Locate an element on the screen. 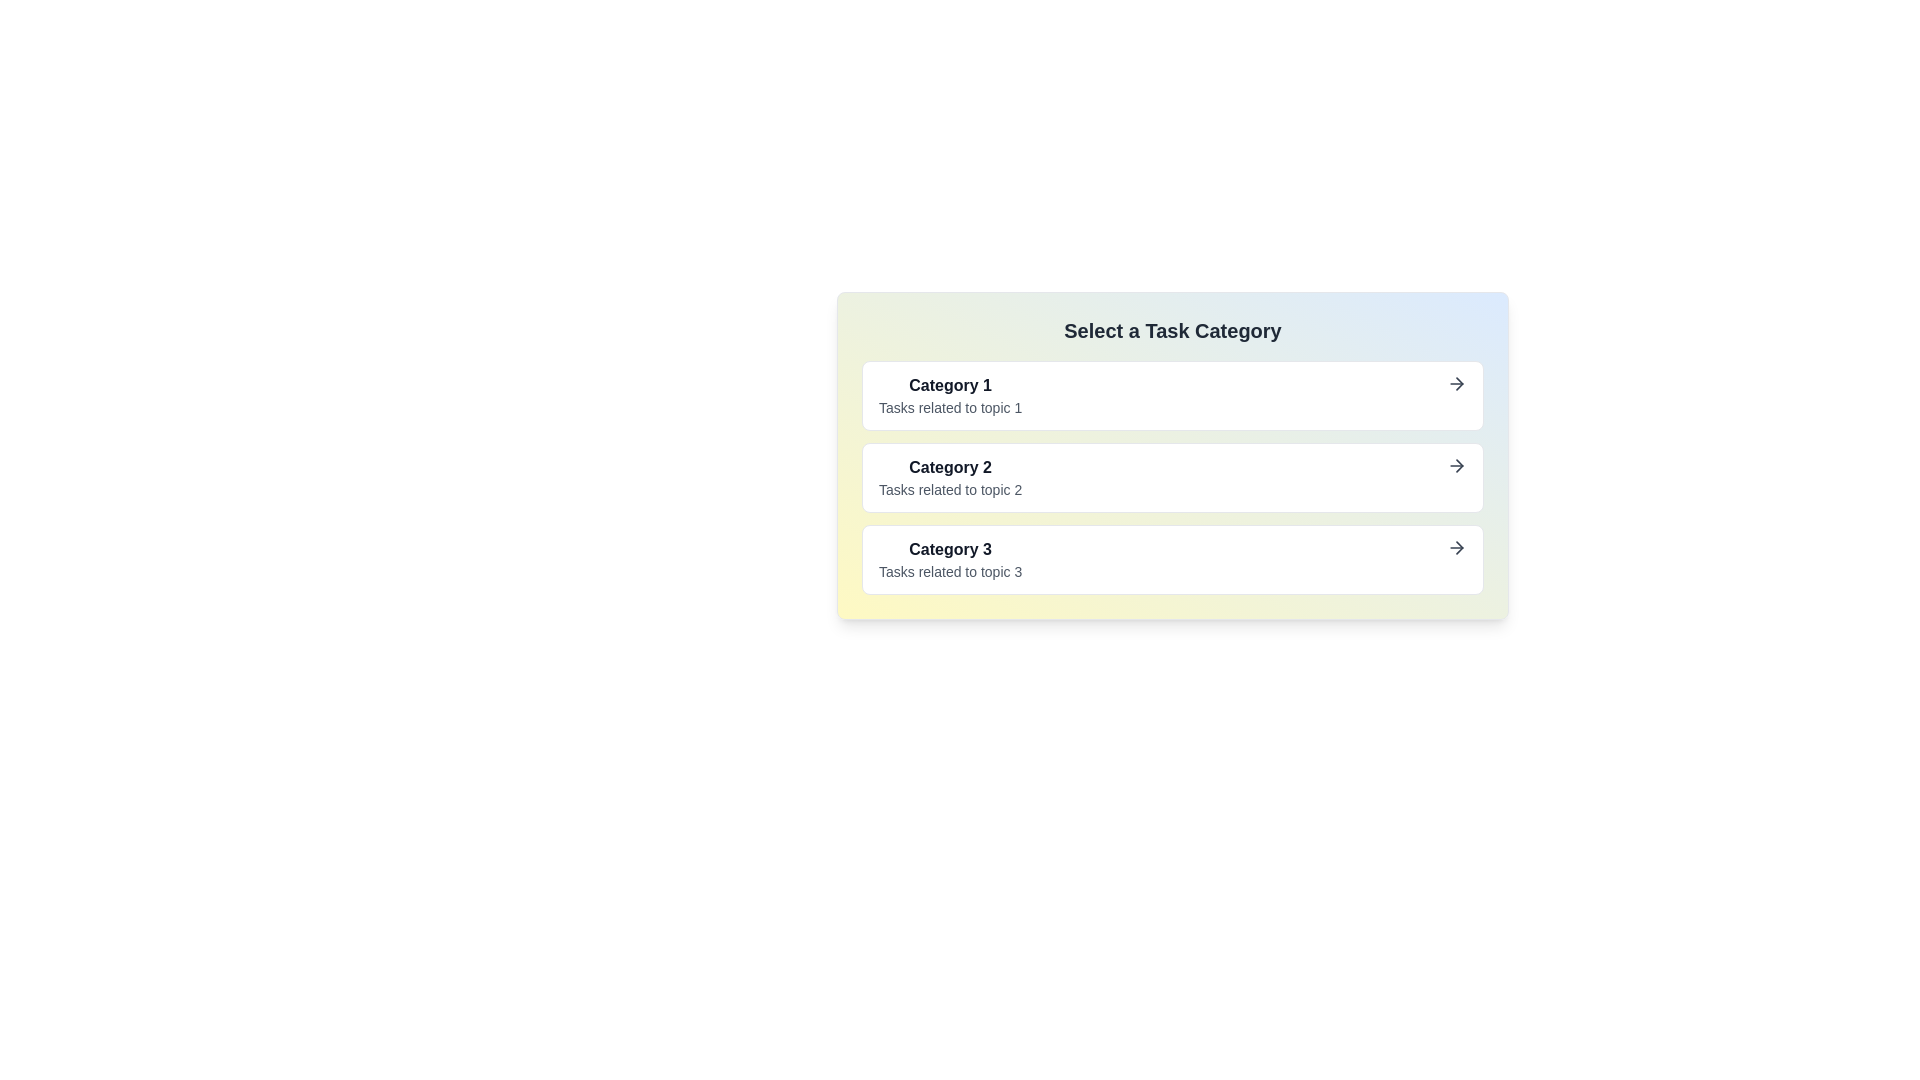  the text label reading 'Tasks related to topic 3', which is styled with a smaller font size and light gray color, located beneath the bold title 'Category 3' is located at coordinates (949, 571).